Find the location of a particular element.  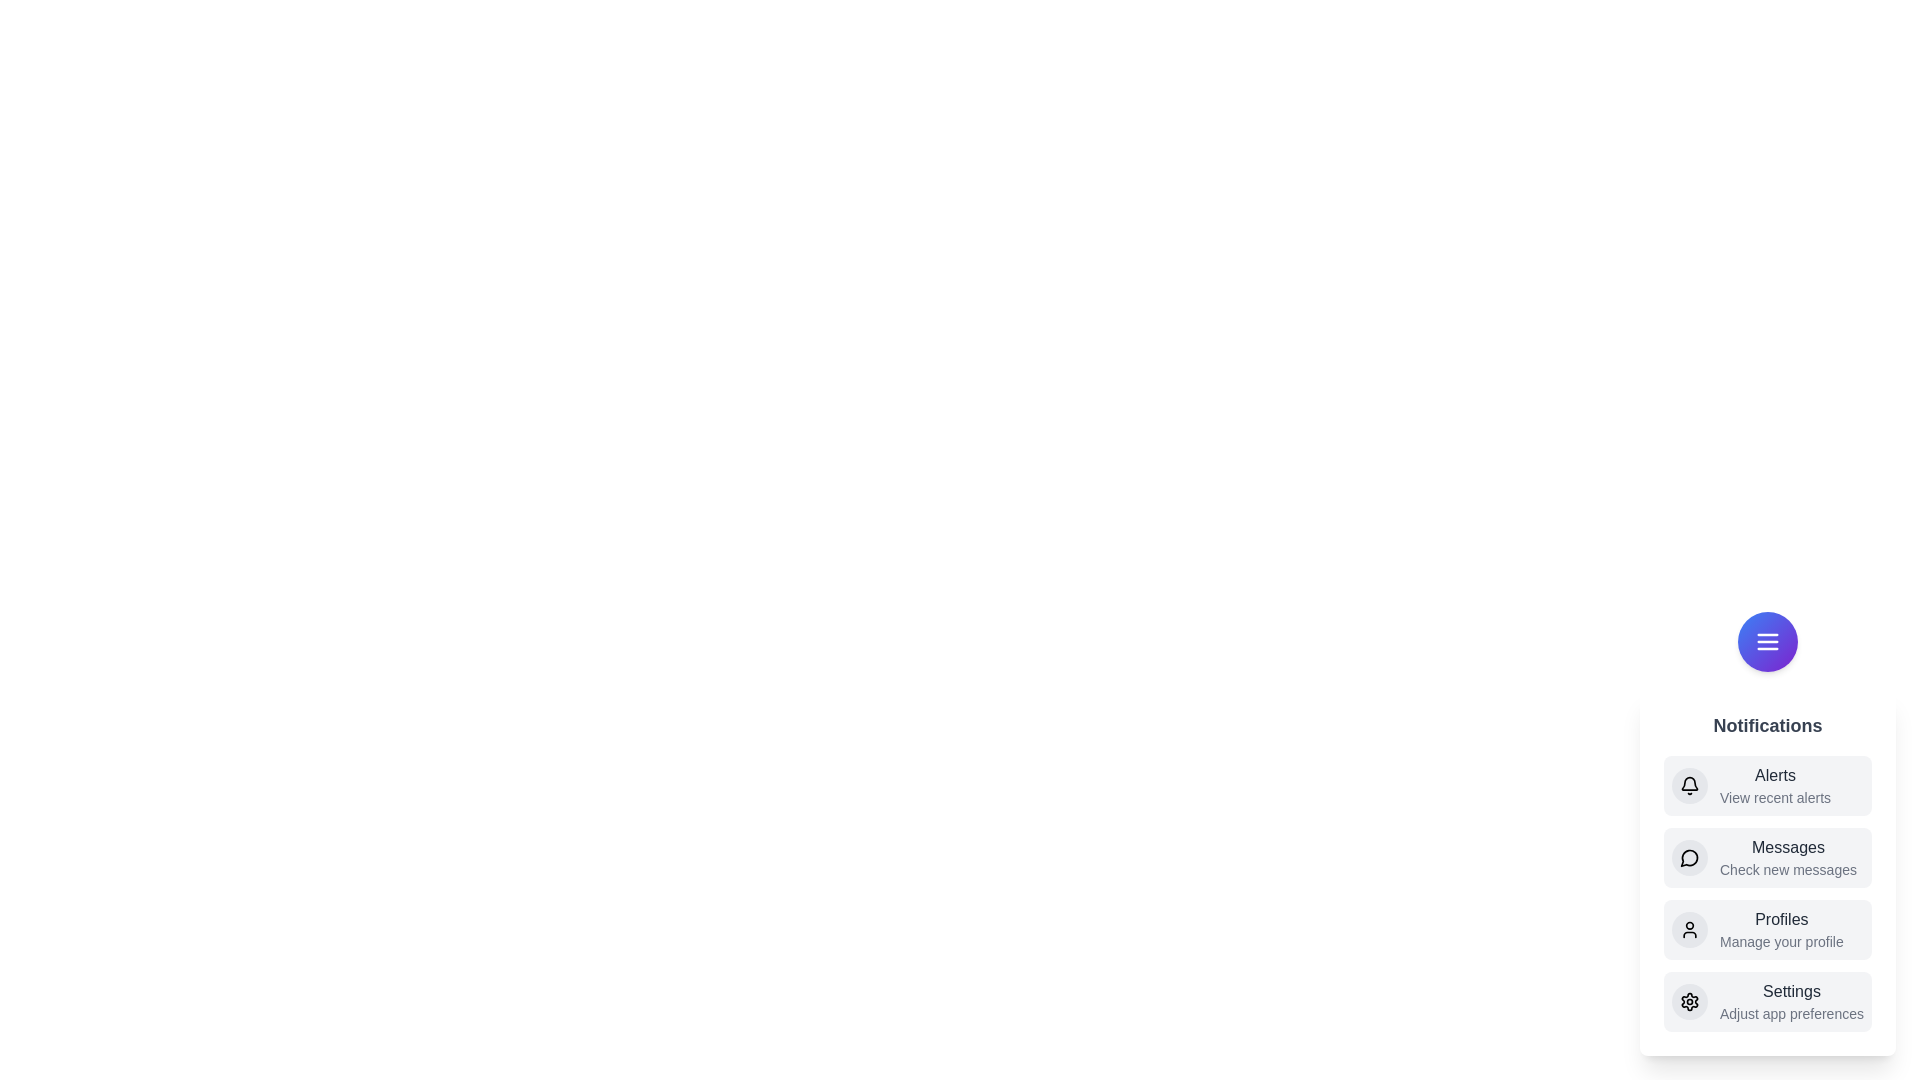

the Settings from the menu is located at coordinates (1767, 1002).